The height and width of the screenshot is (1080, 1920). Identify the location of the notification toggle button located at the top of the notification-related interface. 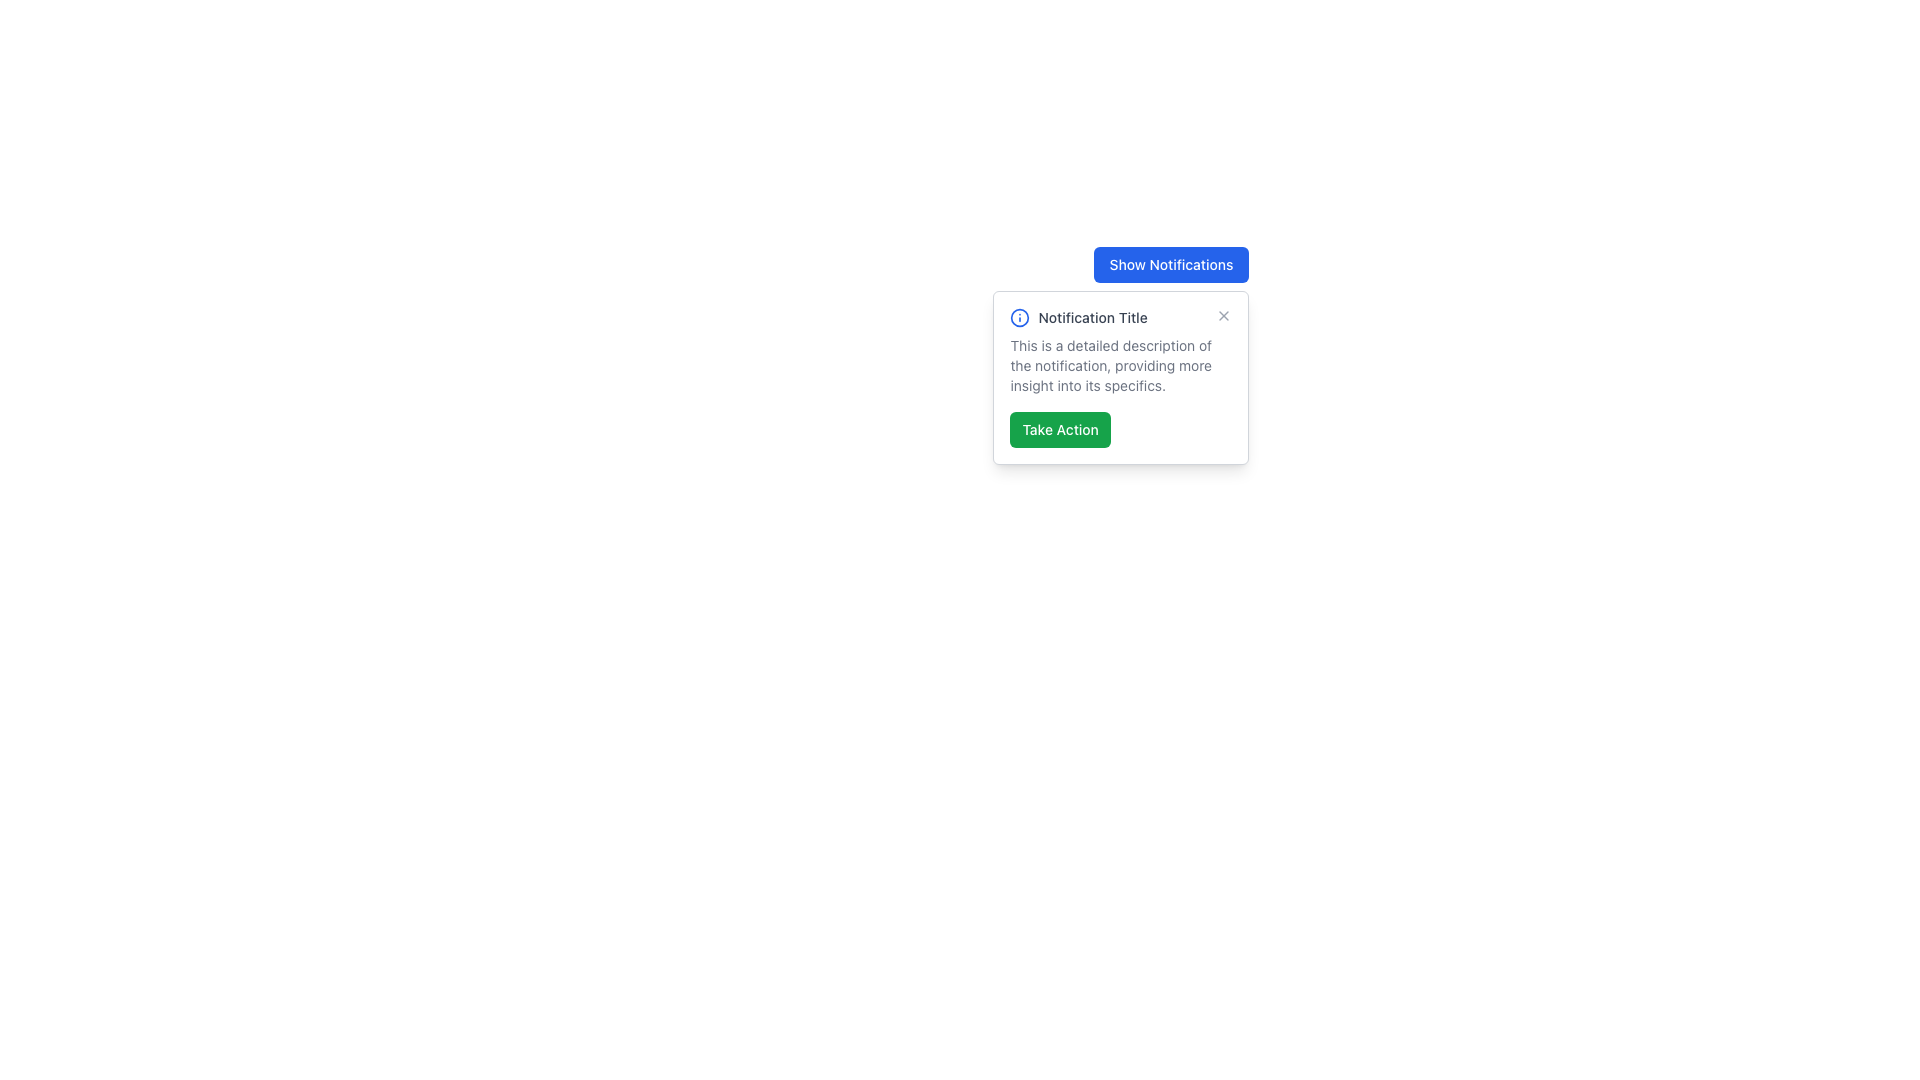
(1171, 264).